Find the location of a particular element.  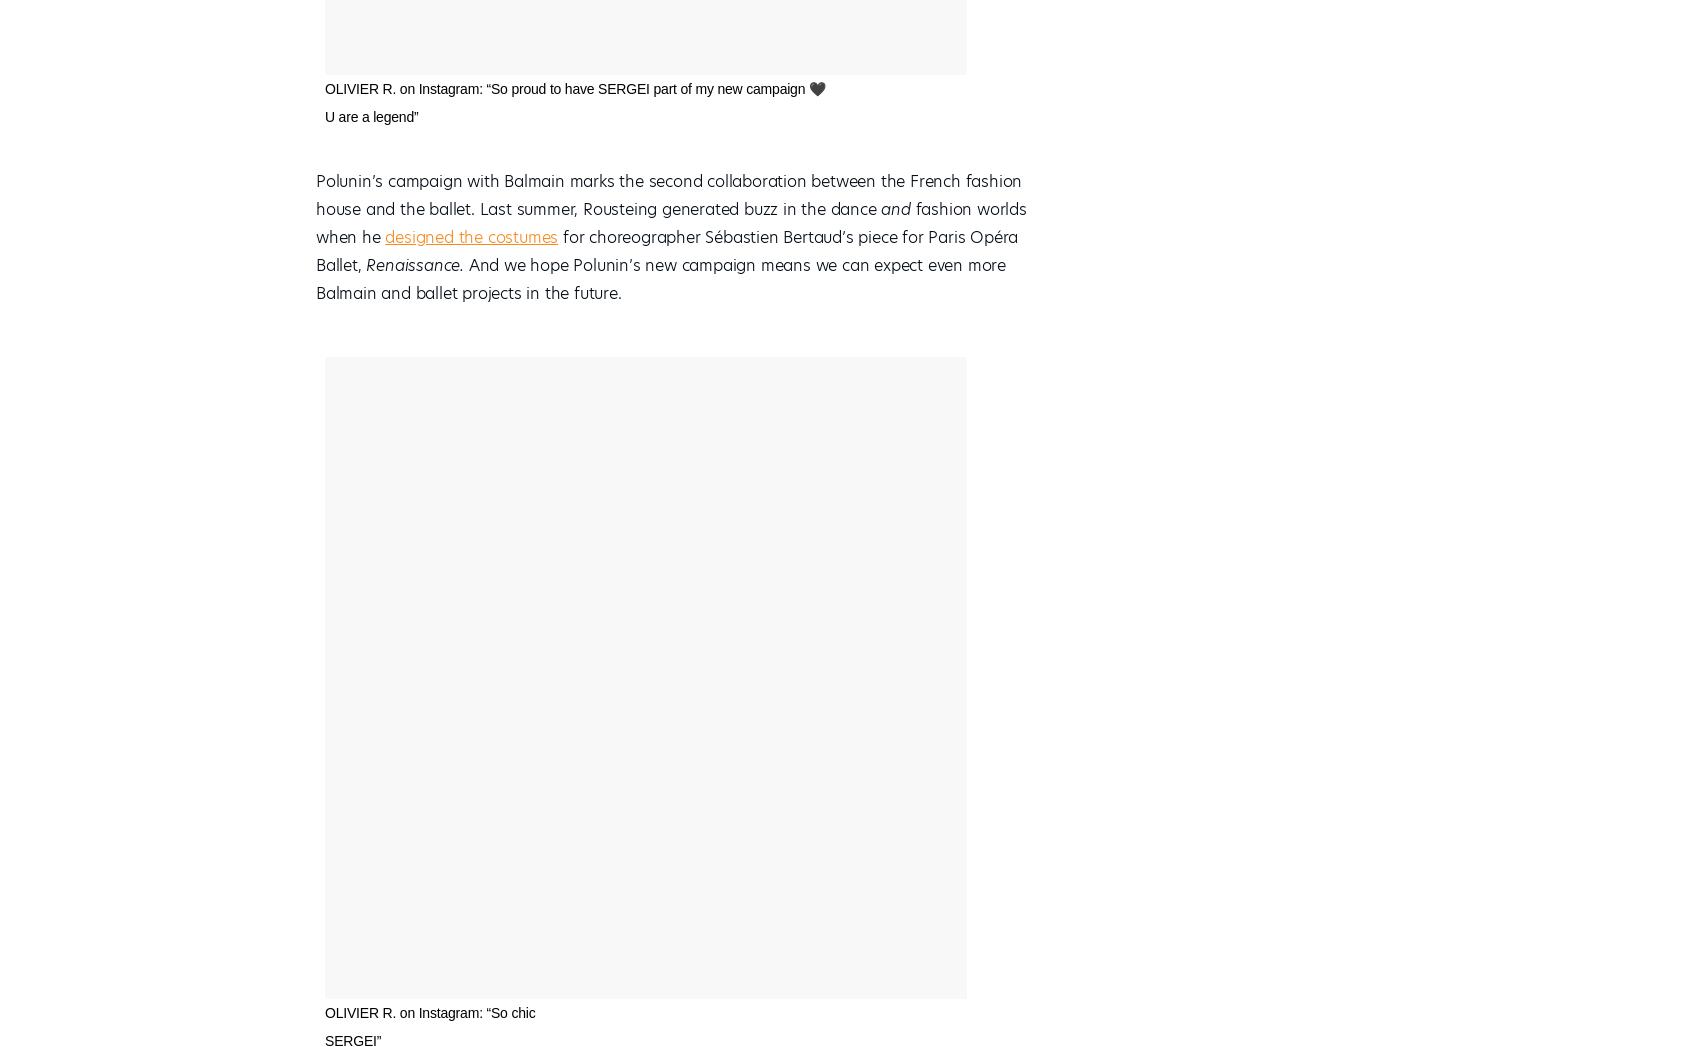

'And we hope Polunin’s new campaign means we can expect even more Balmain and ballet projects in the future.' is located at coordinates (661, 279).